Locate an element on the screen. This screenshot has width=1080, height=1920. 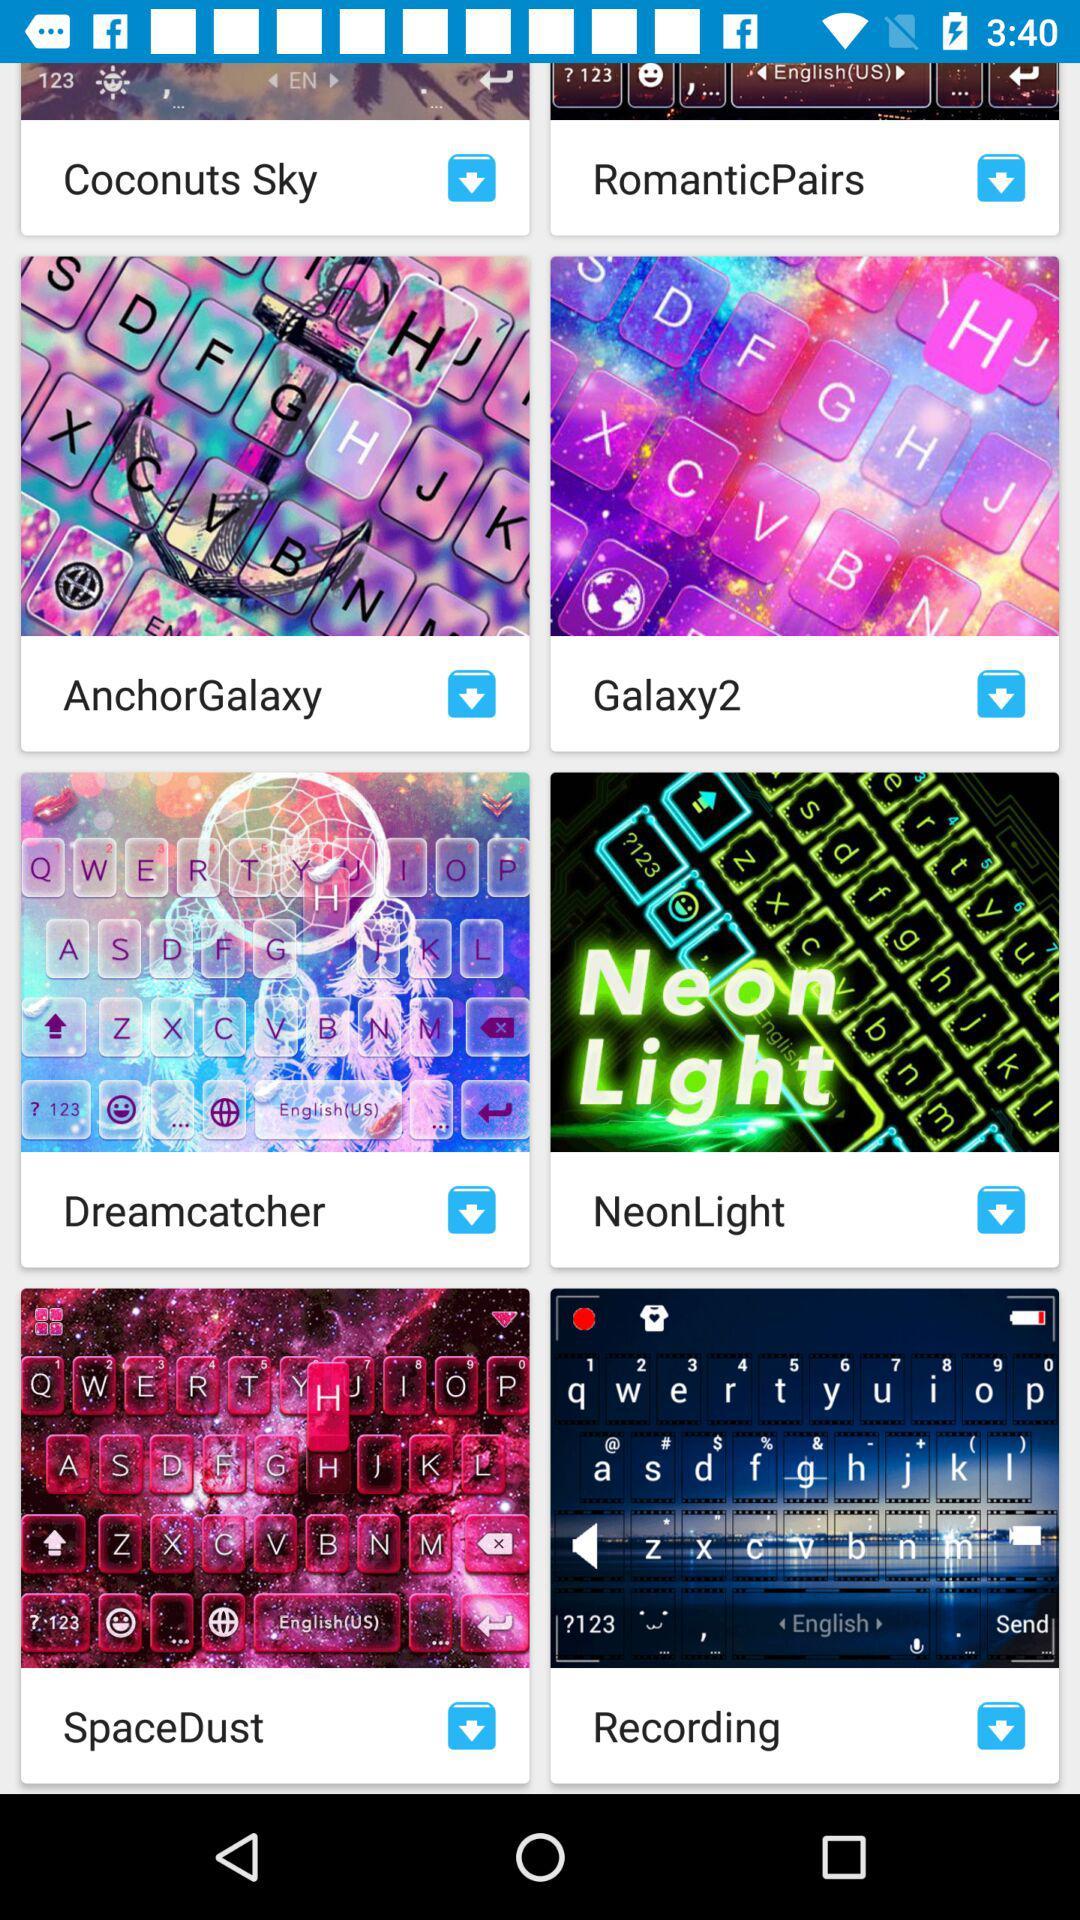
download is located at coordinates (471, 1208).